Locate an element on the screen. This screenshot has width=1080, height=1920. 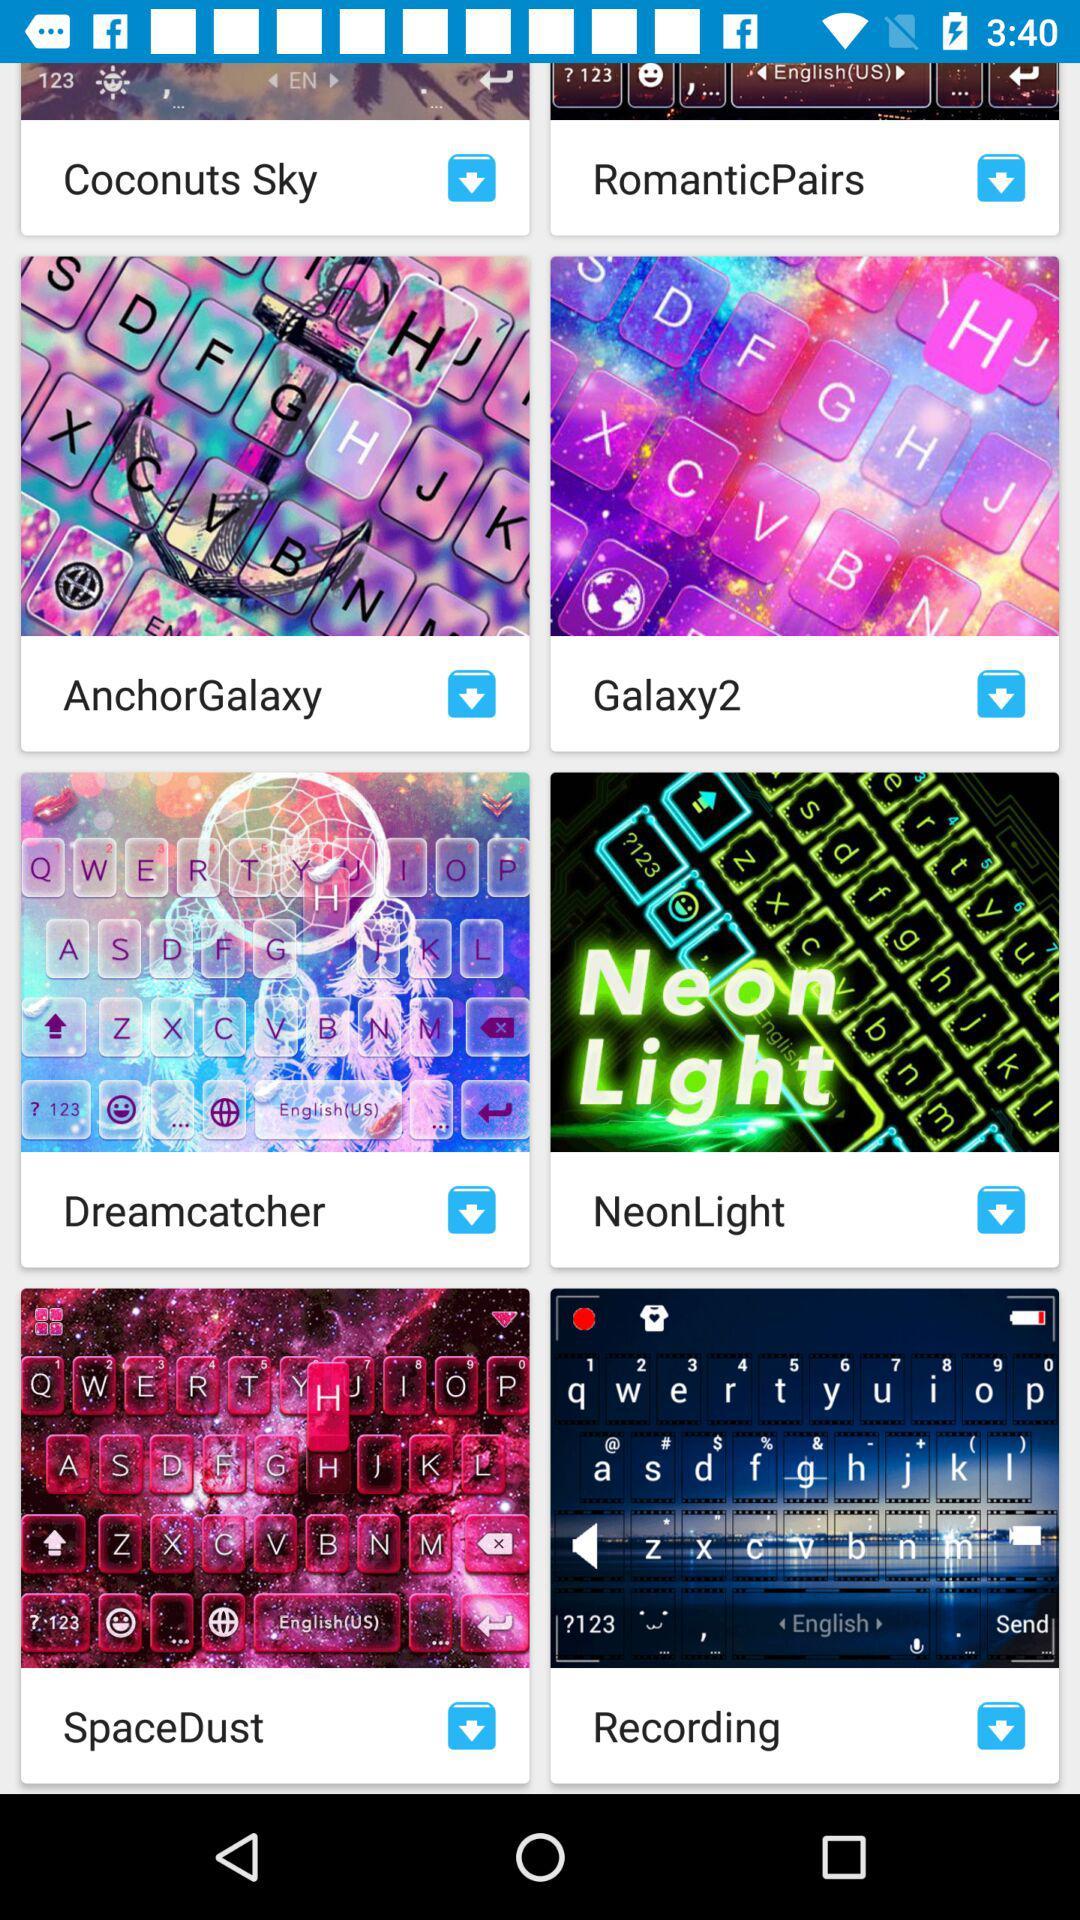
download is located at coordinates (471, 1208).